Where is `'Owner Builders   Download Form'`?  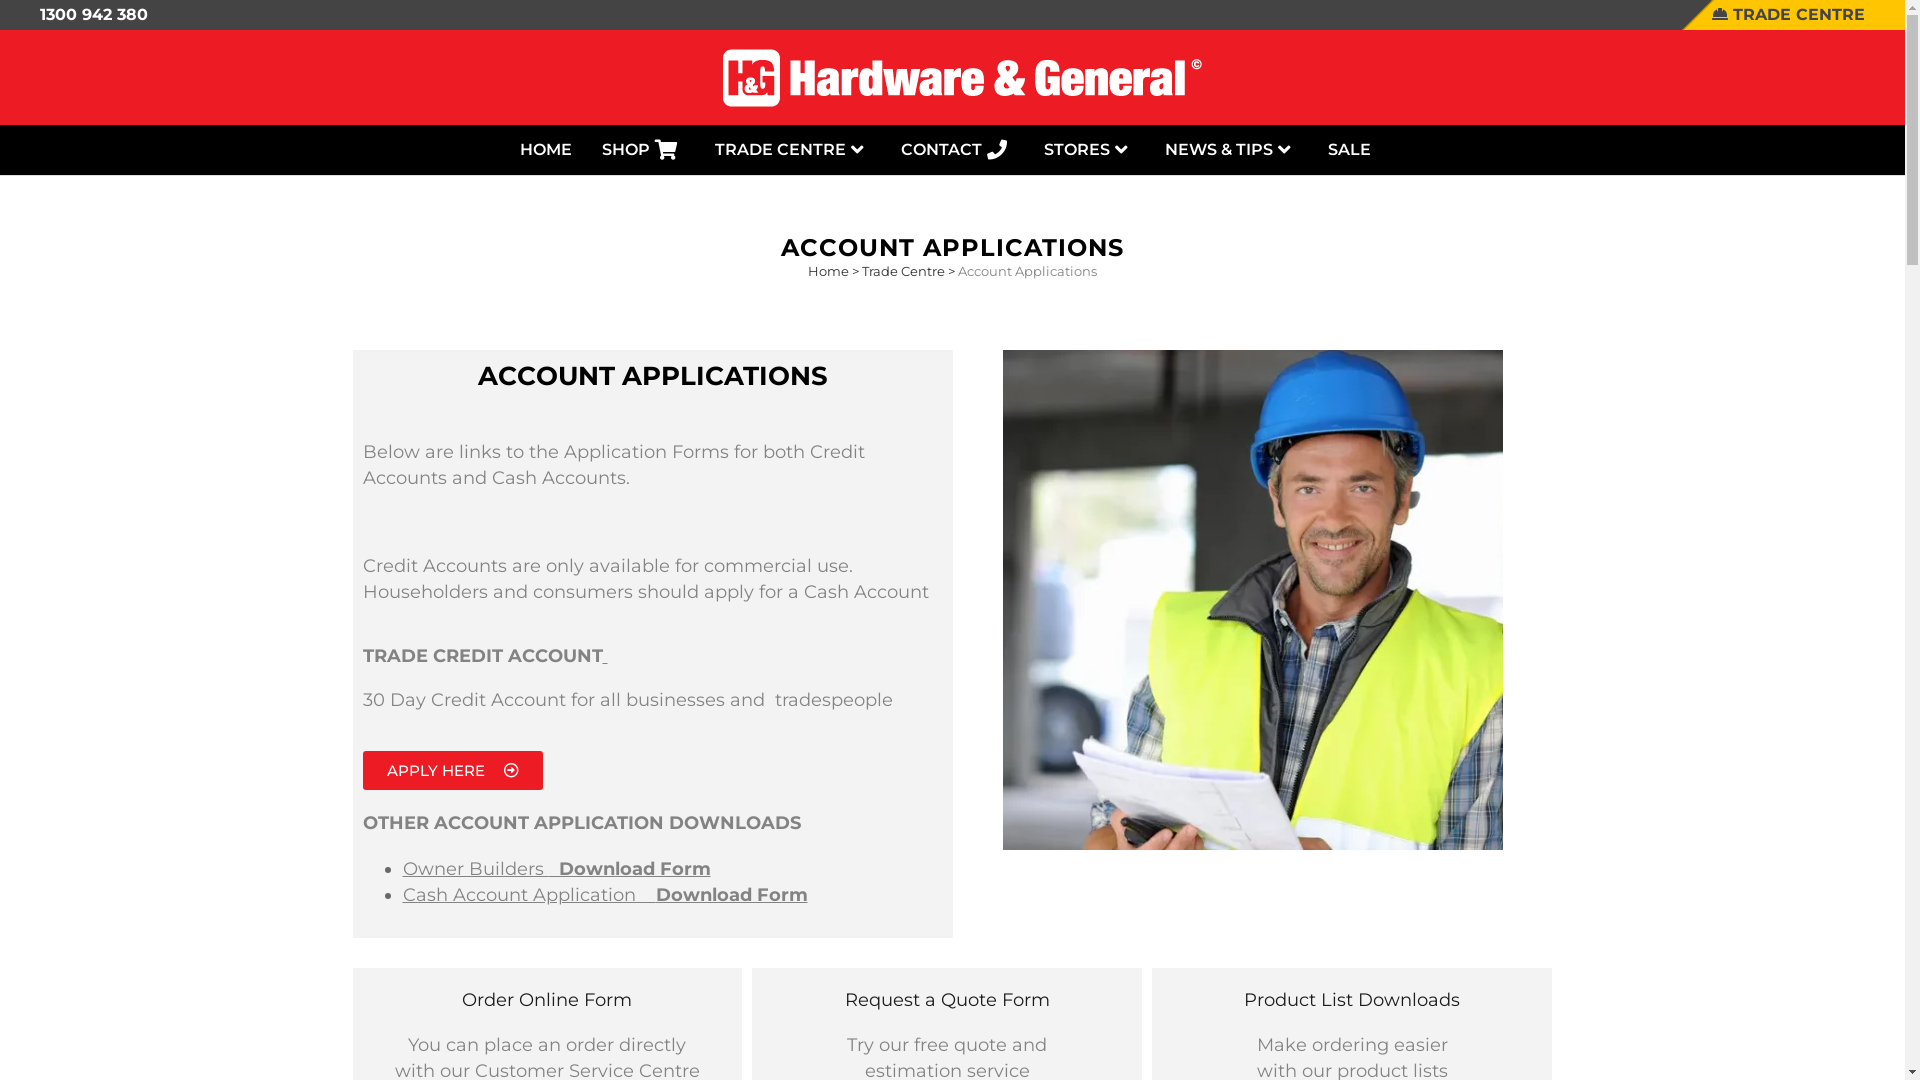
'Owner Builders   Download Form' is located at coordinates (556, 867).